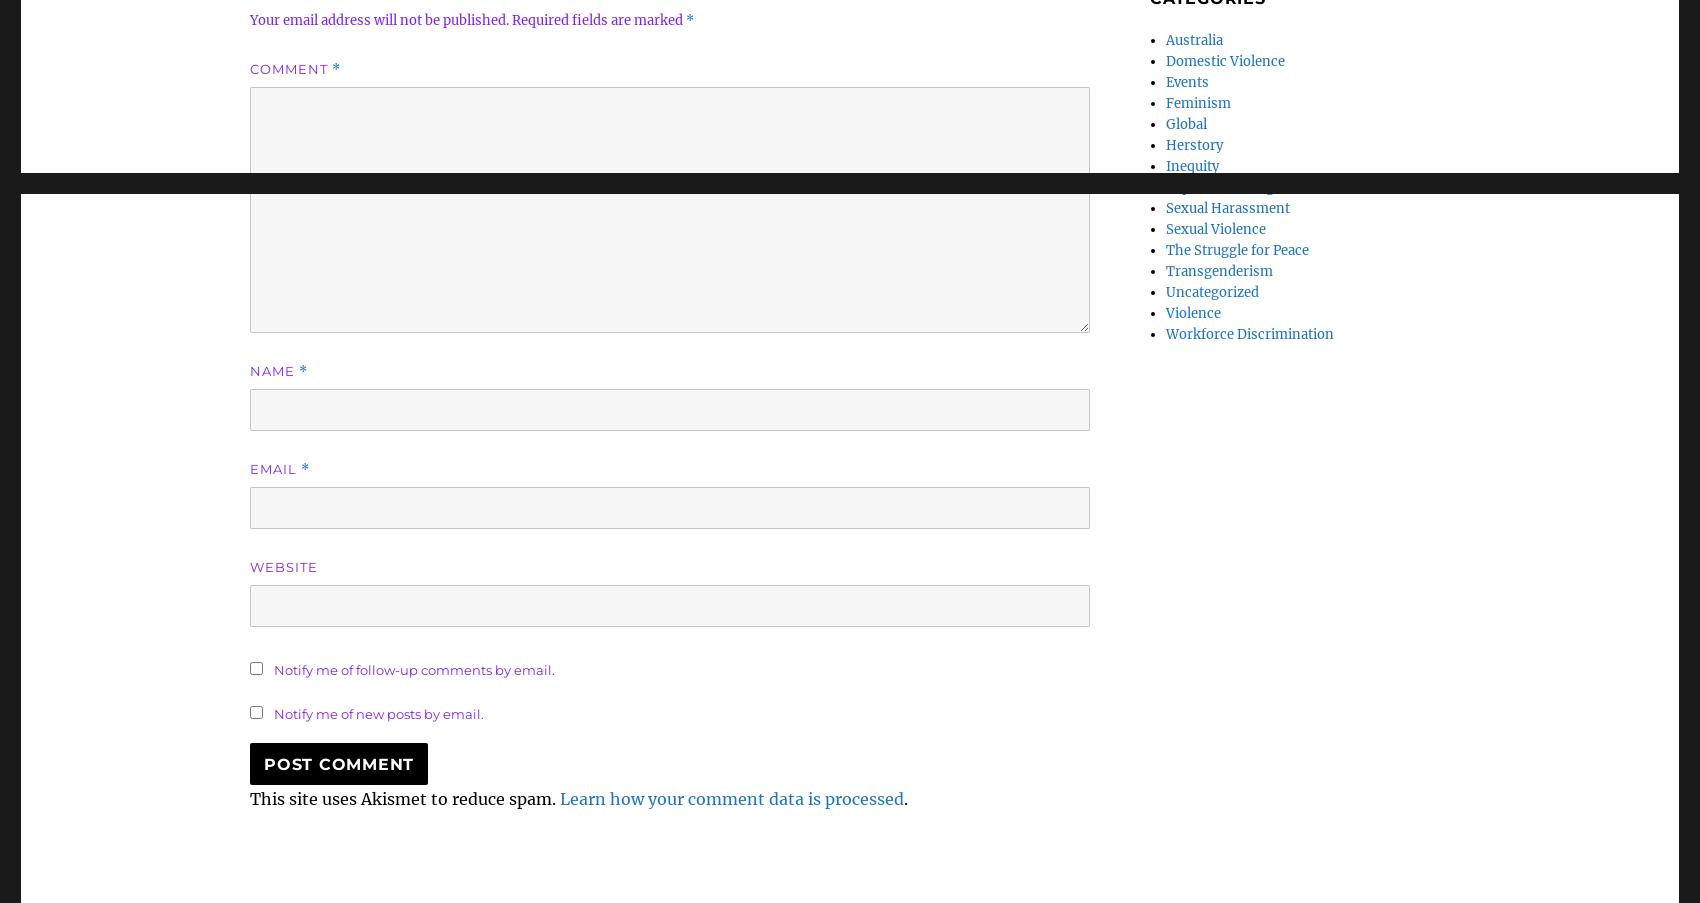 Image resolution: width=1700 pixels, height=903 pixels. I want to click on 'Workforce Discrimination', so click(1249, 334).